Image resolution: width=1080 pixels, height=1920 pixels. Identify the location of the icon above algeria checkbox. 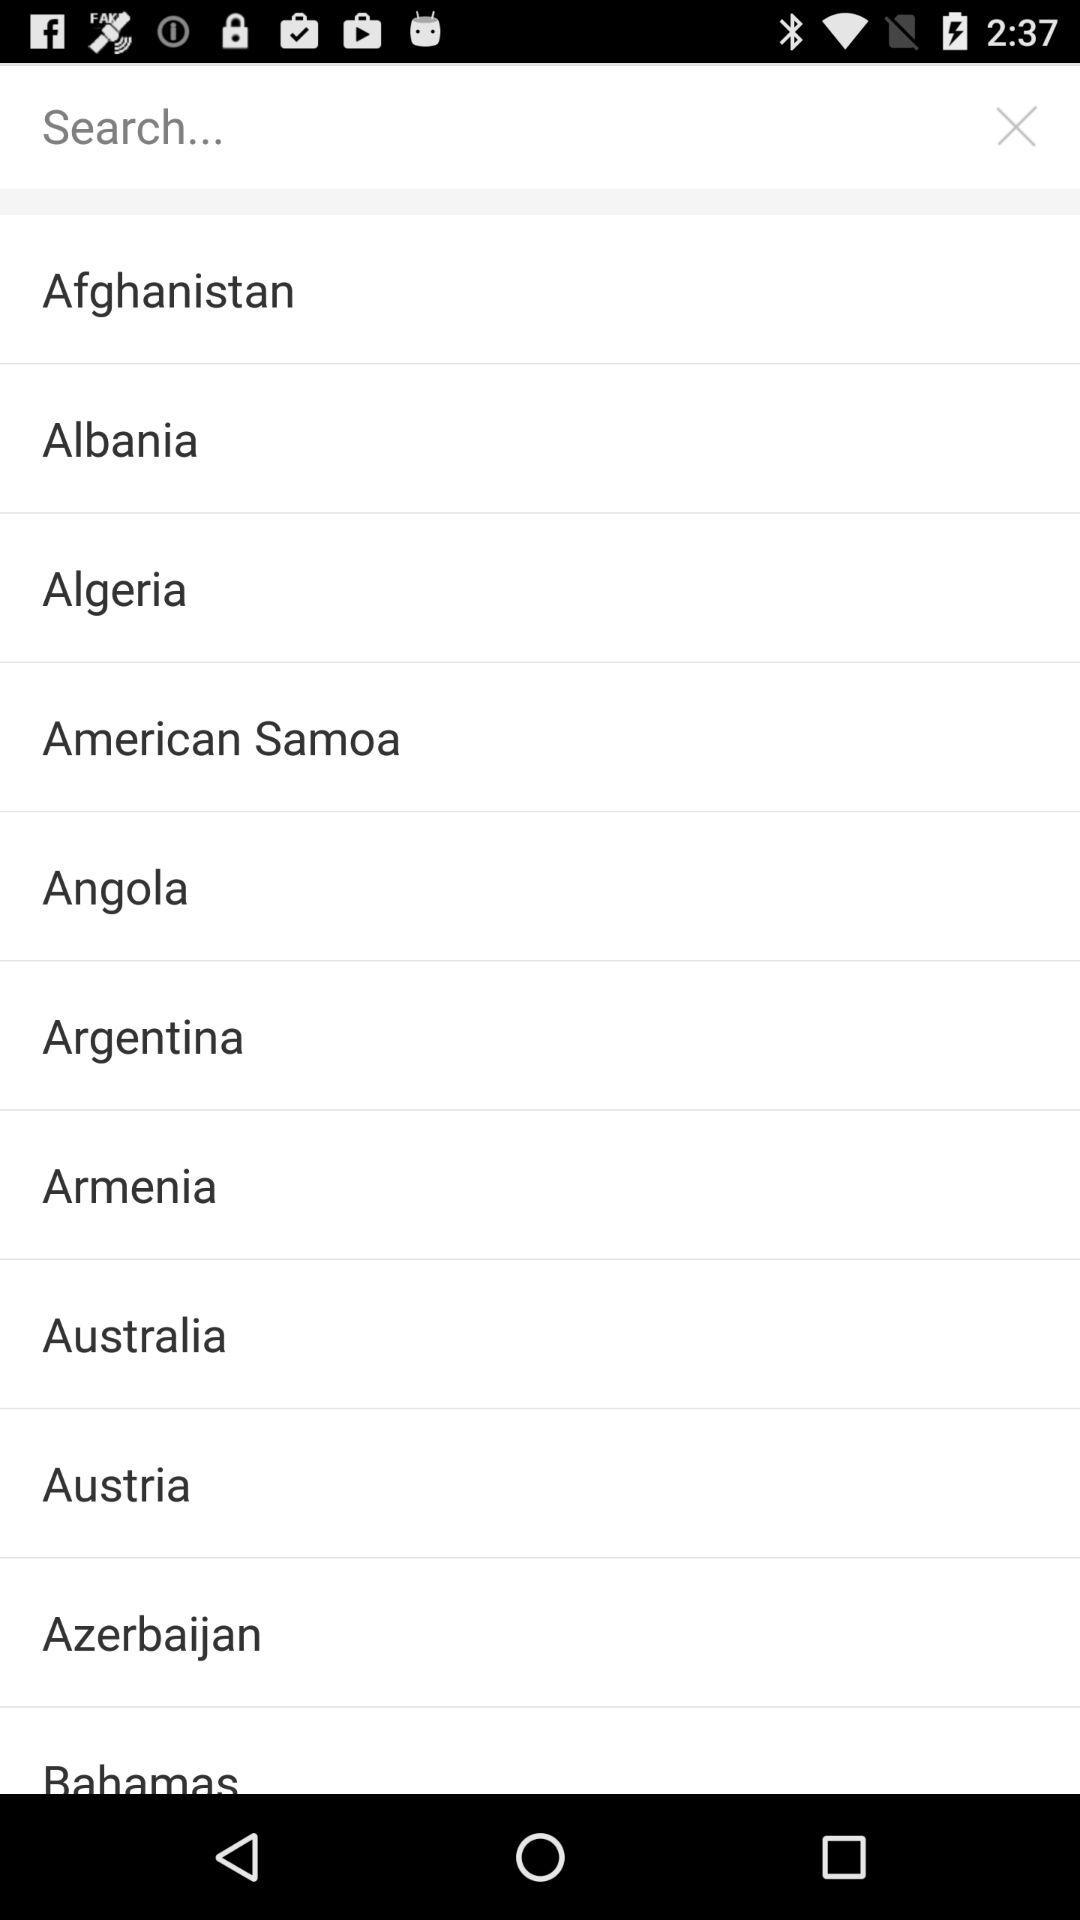
(540, 437).